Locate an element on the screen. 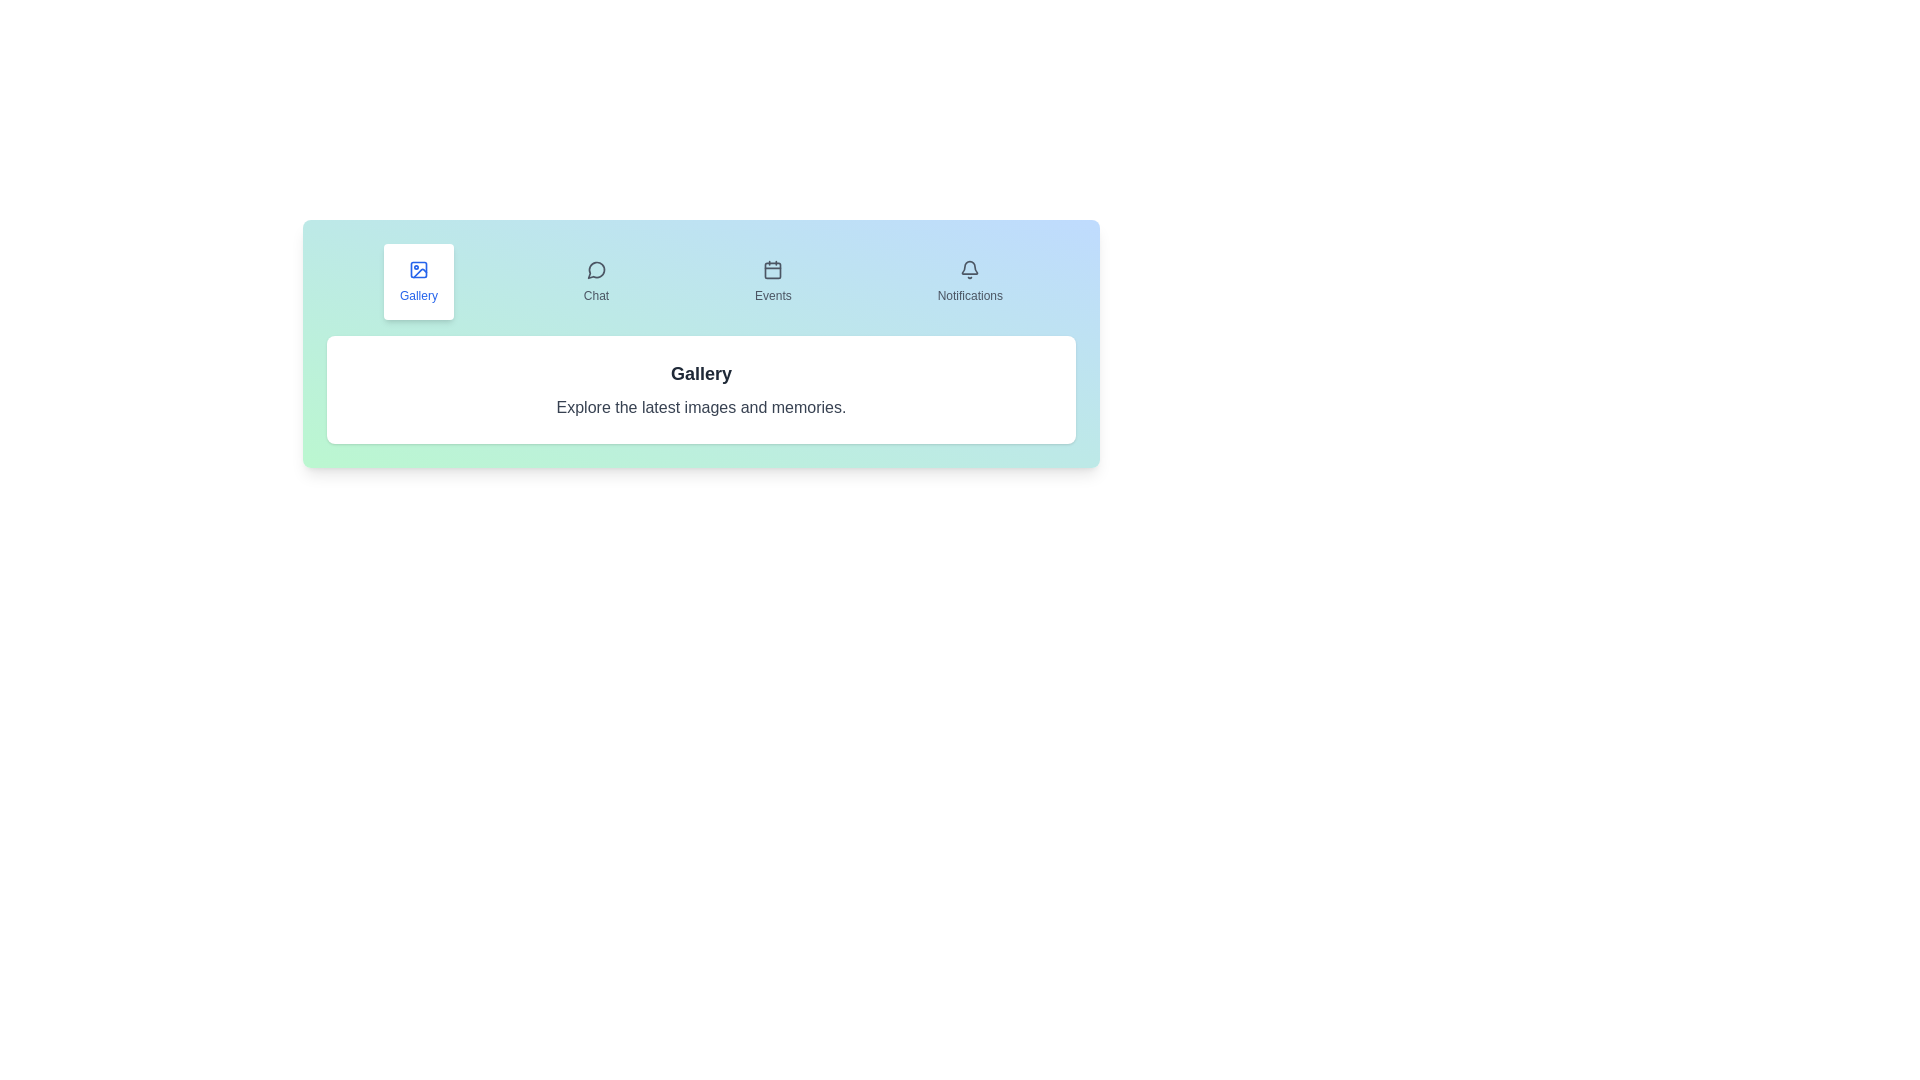  the Gallery tab to display its content is located at coordinates (417, 281).